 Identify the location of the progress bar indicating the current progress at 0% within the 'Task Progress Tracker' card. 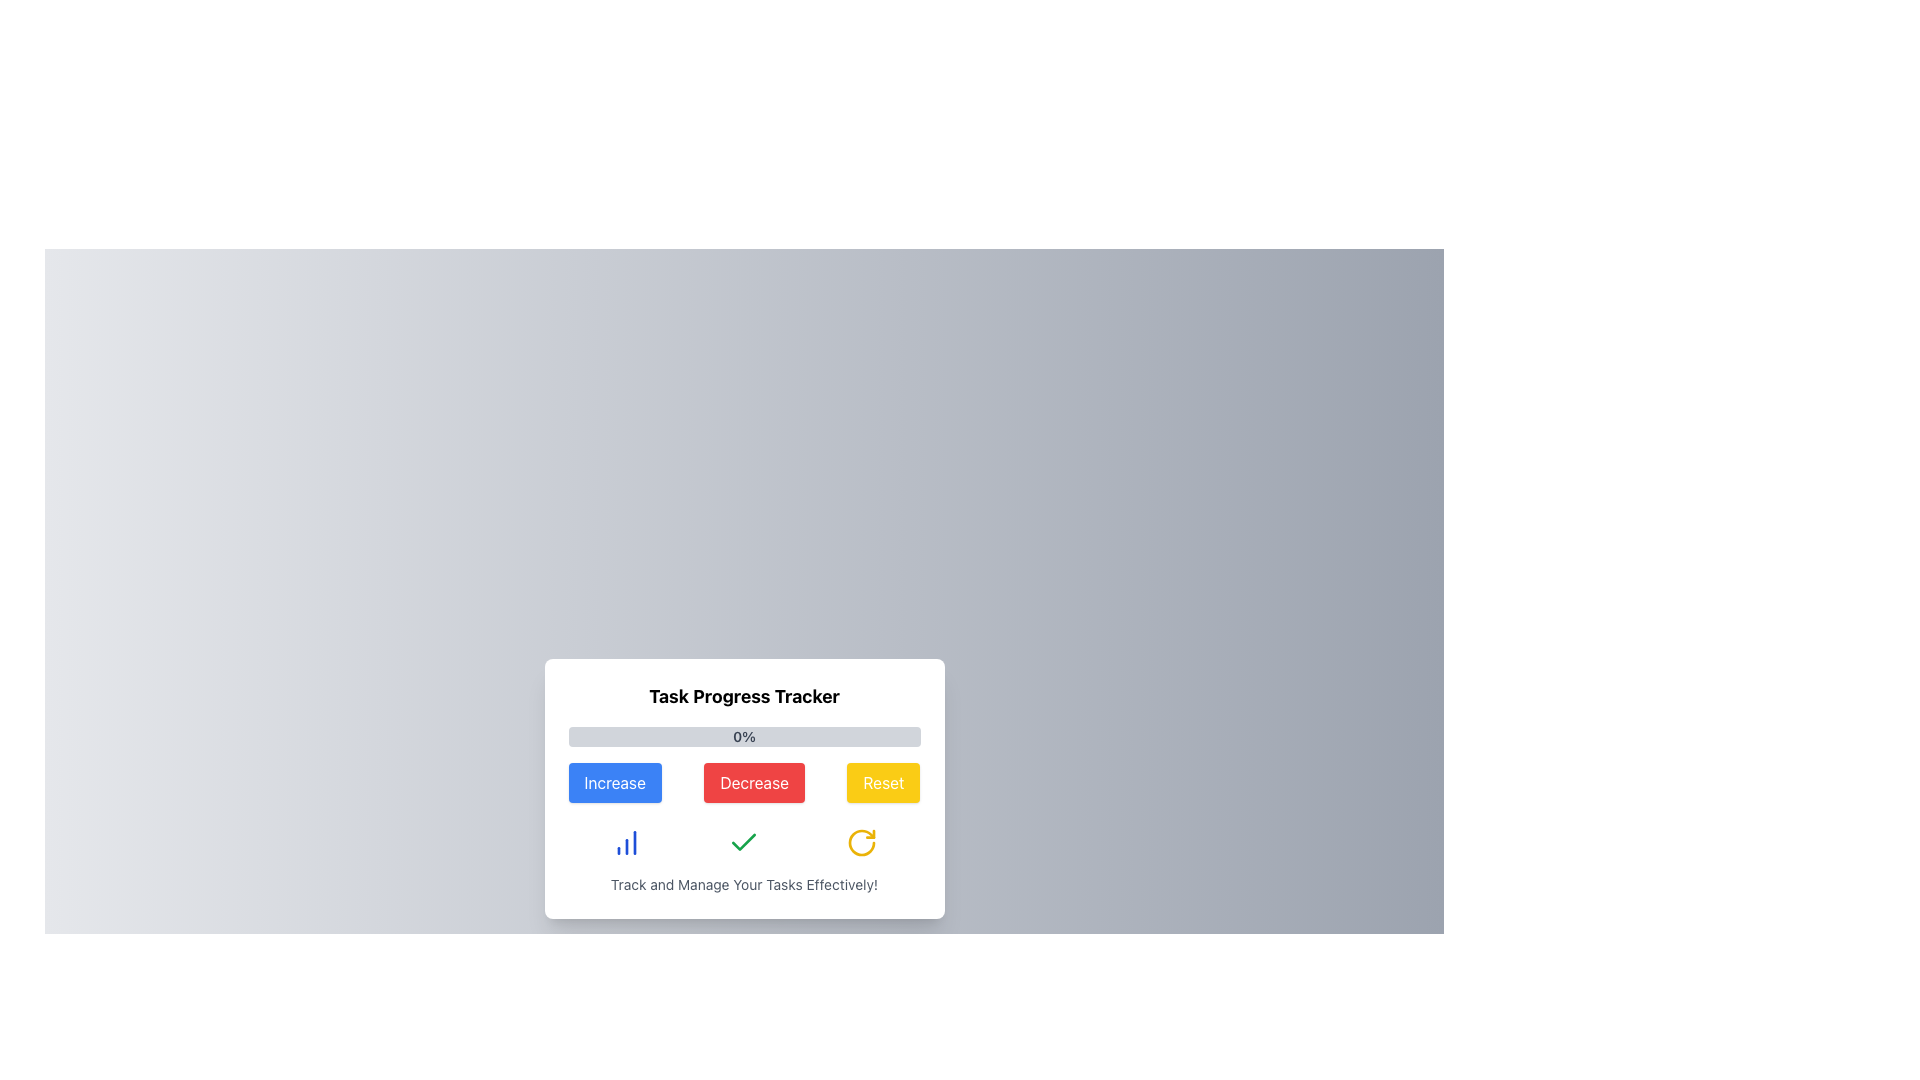
(743, 736).